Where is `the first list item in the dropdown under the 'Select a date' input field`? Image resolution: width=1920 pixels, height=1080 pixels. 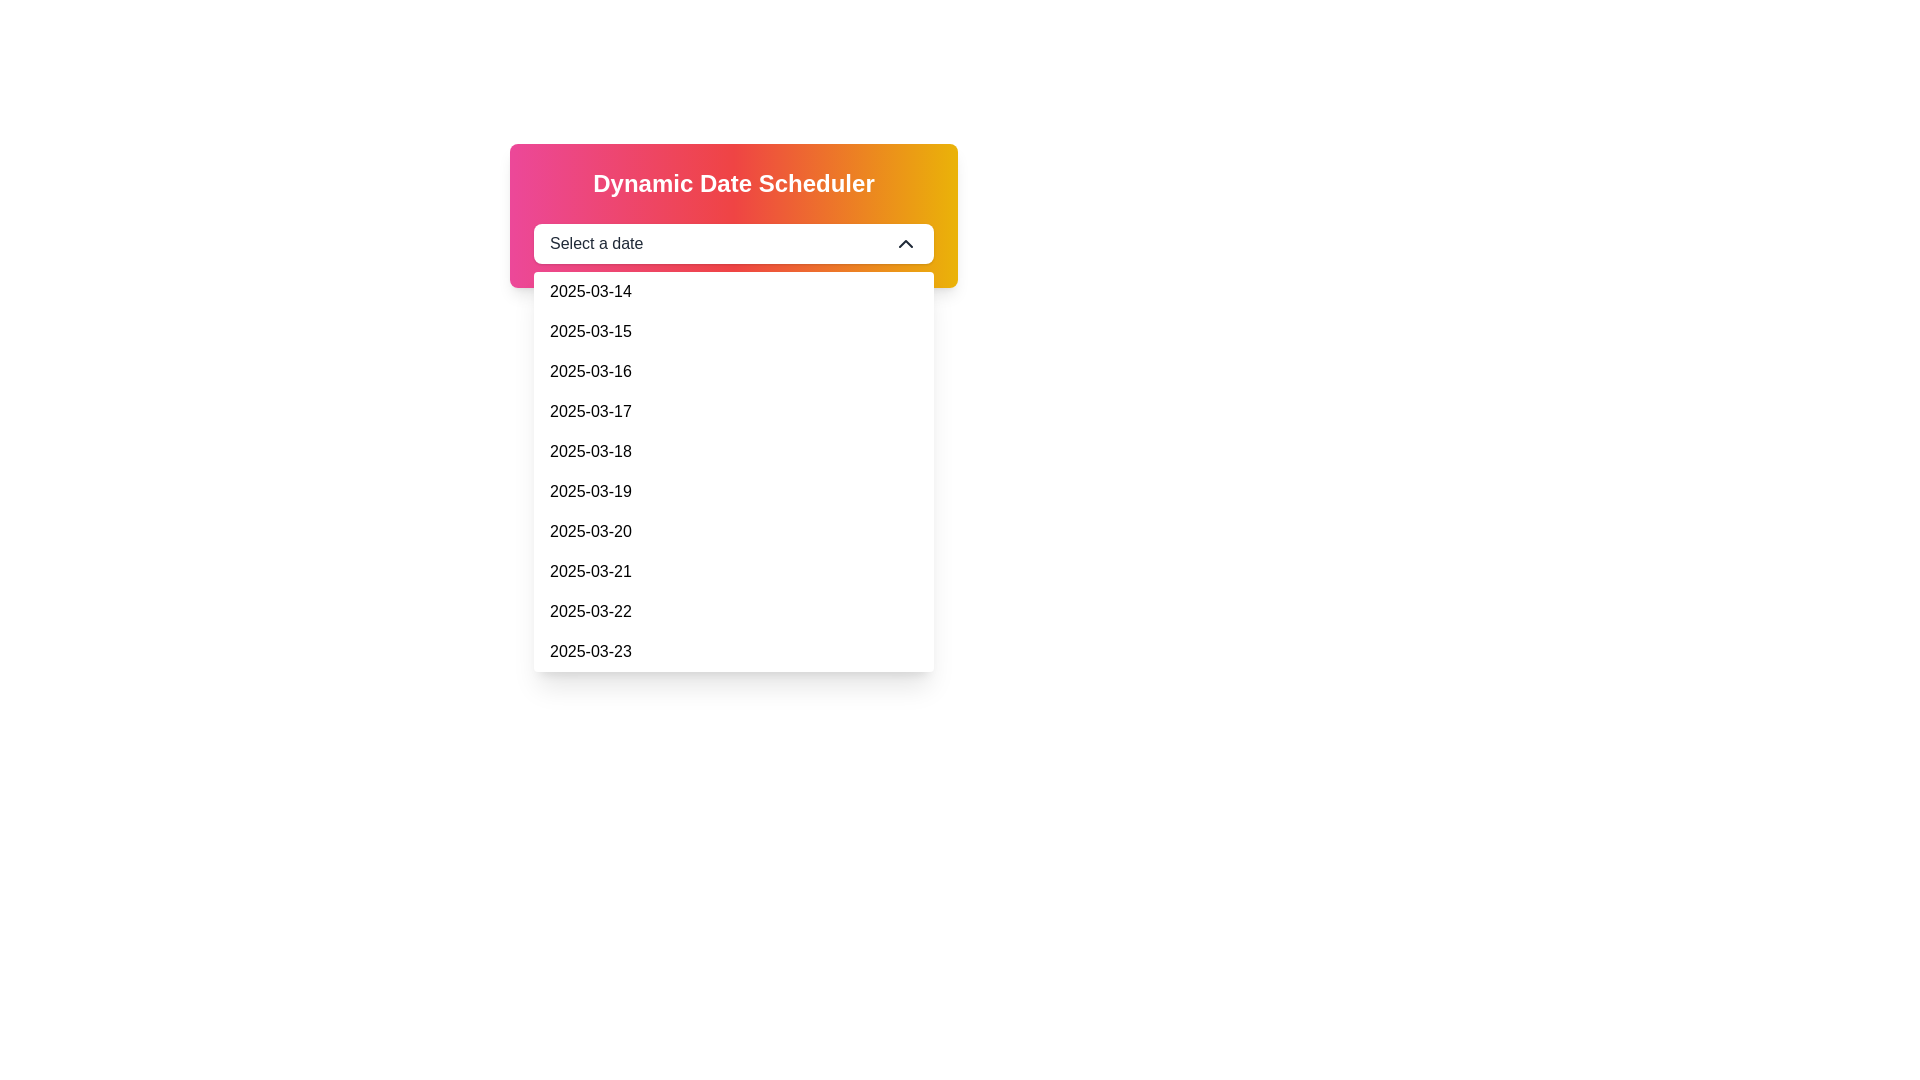 the first list item in the dropdown under the 'Select a date' input field is located at coordinates (733, 292).